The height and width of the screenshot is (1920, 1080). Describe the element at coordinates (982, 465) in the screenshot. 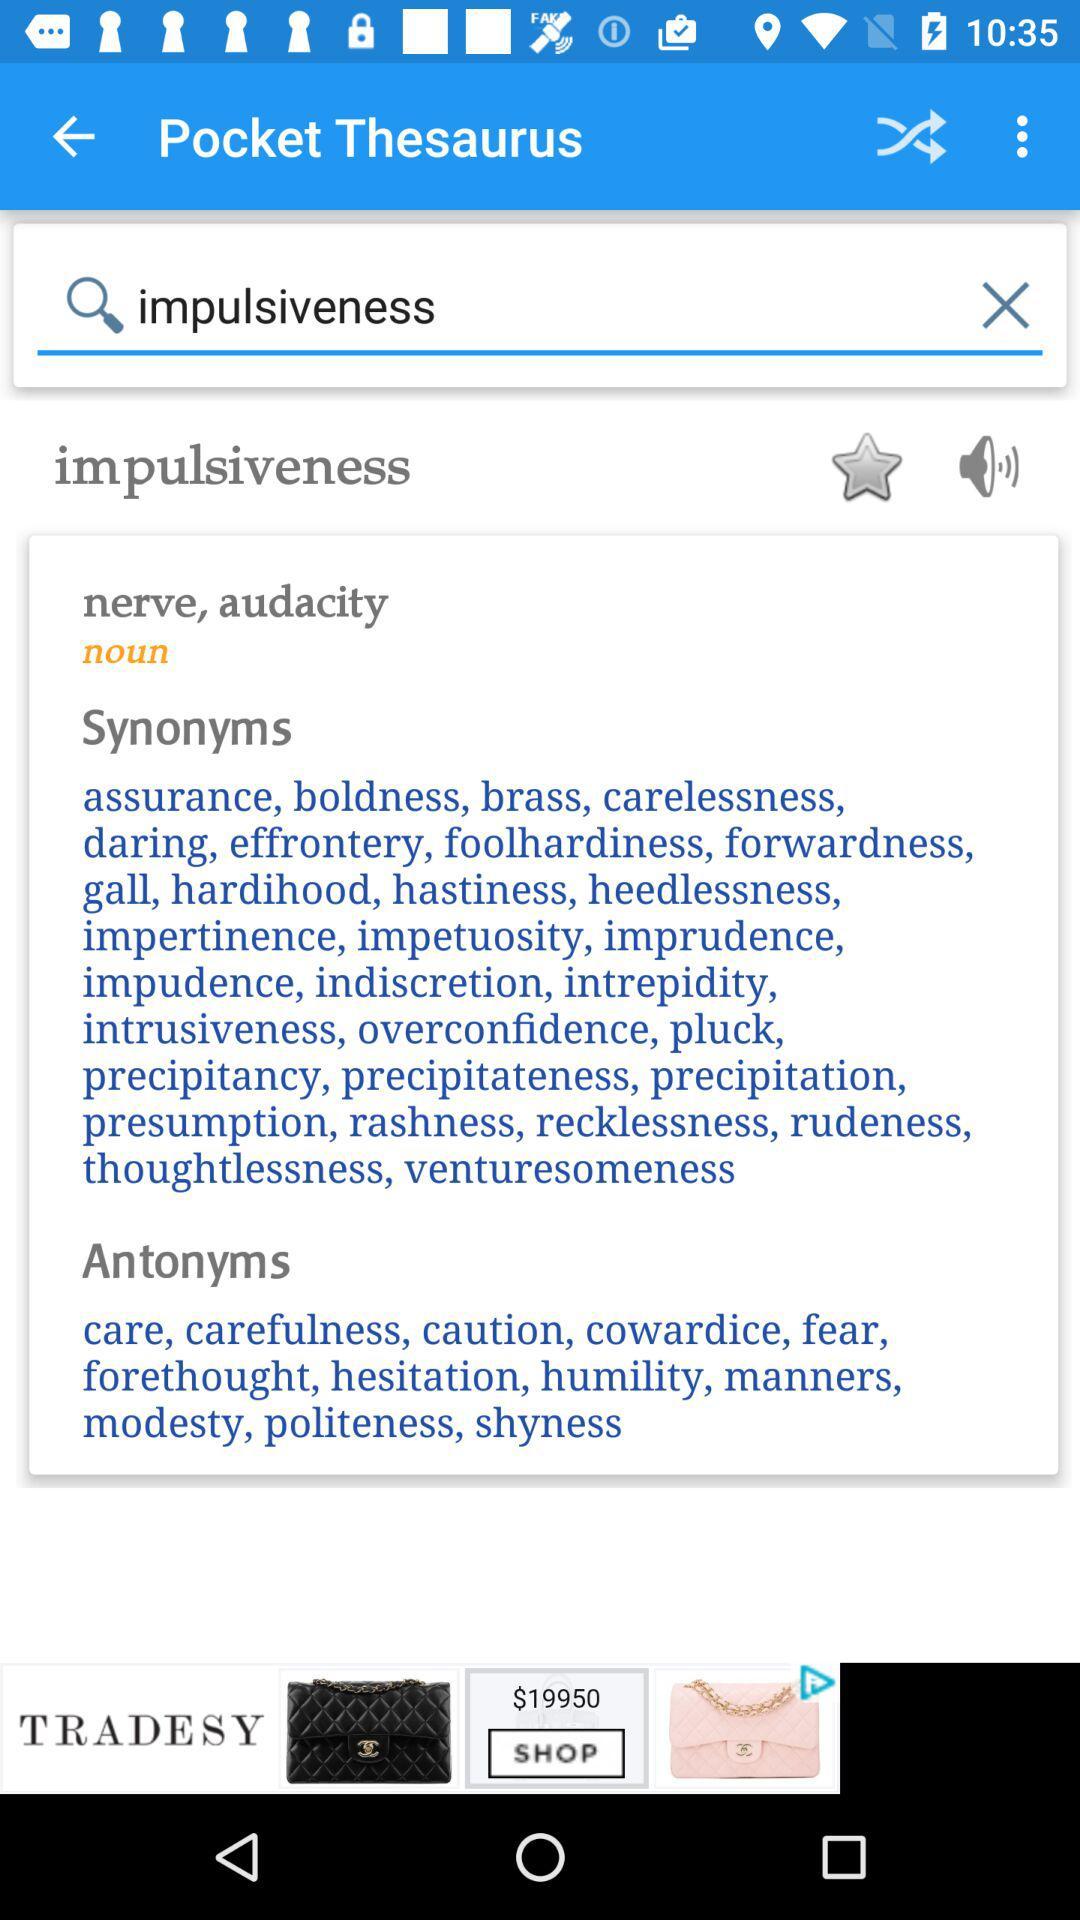

I see `the symbol beside star symbol` at that location.